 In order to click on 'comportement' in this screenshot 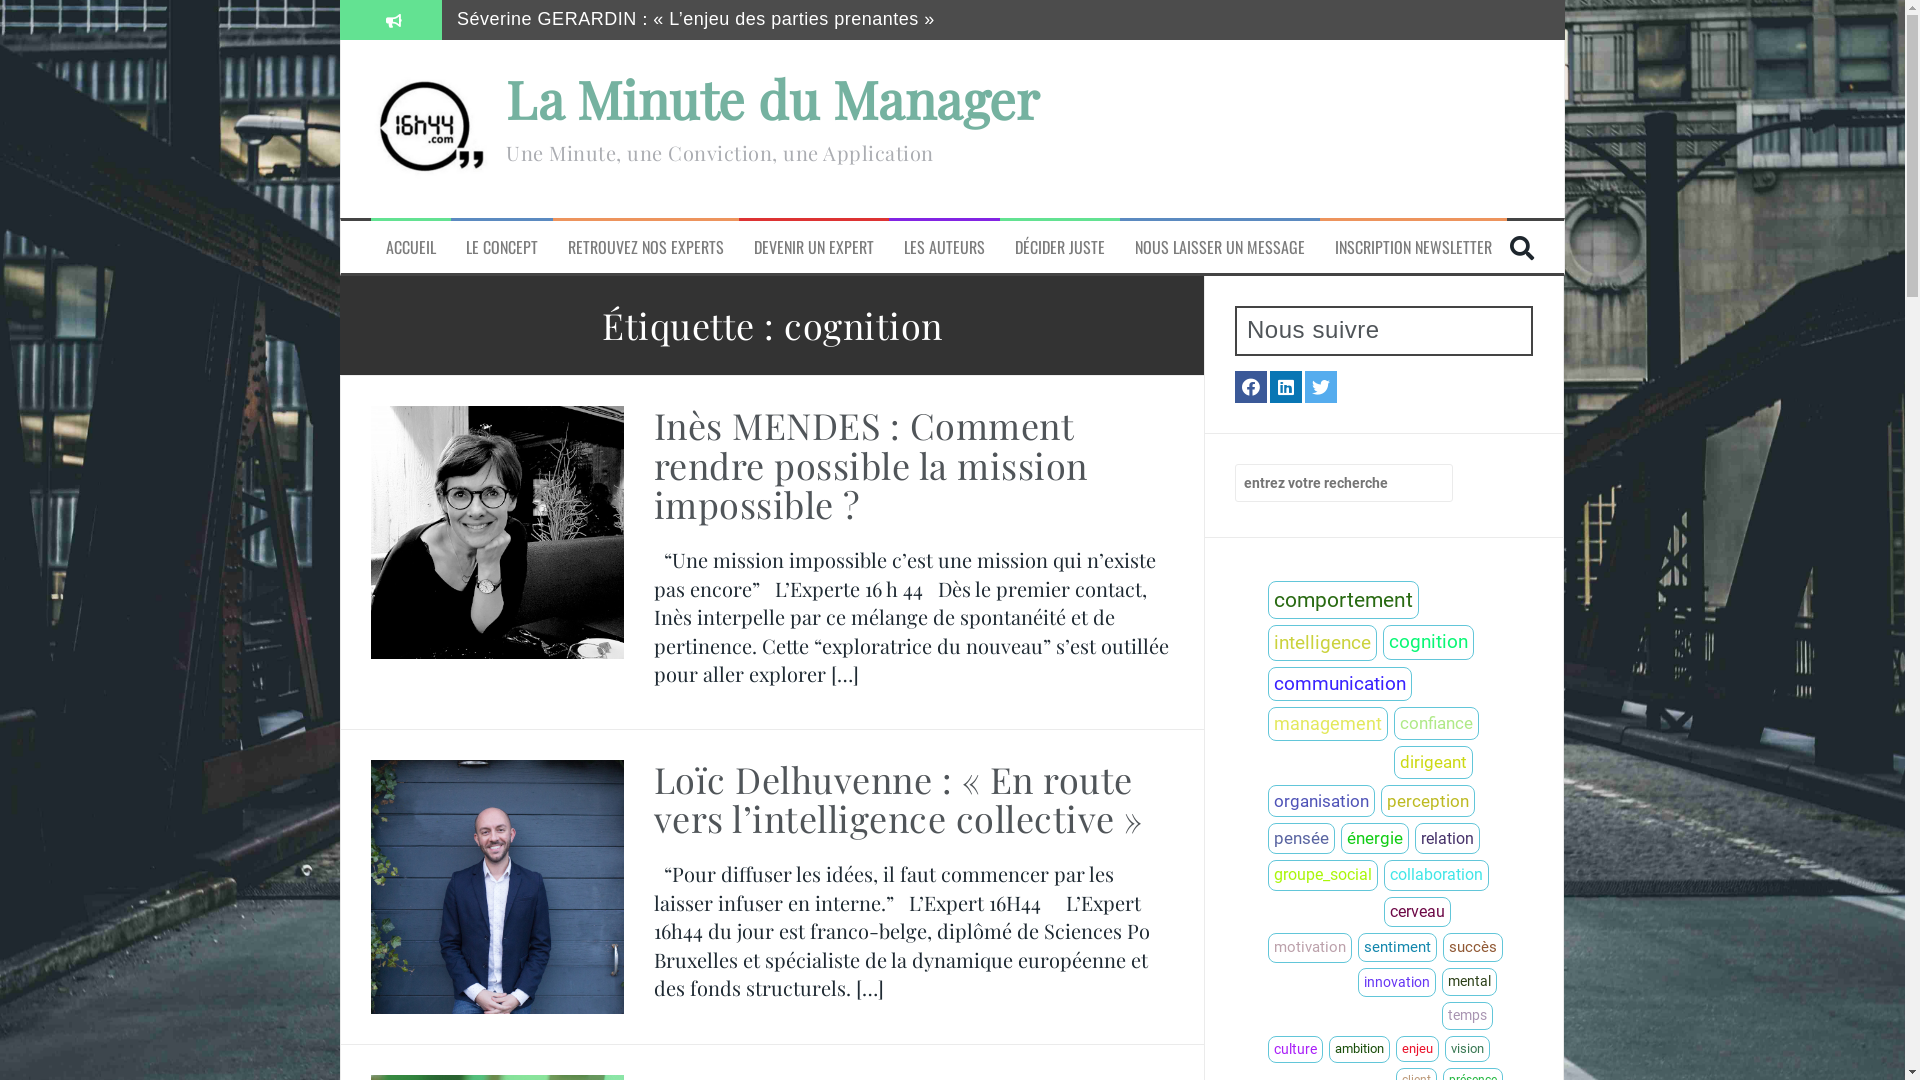, I will do `click(1343, 599)`.